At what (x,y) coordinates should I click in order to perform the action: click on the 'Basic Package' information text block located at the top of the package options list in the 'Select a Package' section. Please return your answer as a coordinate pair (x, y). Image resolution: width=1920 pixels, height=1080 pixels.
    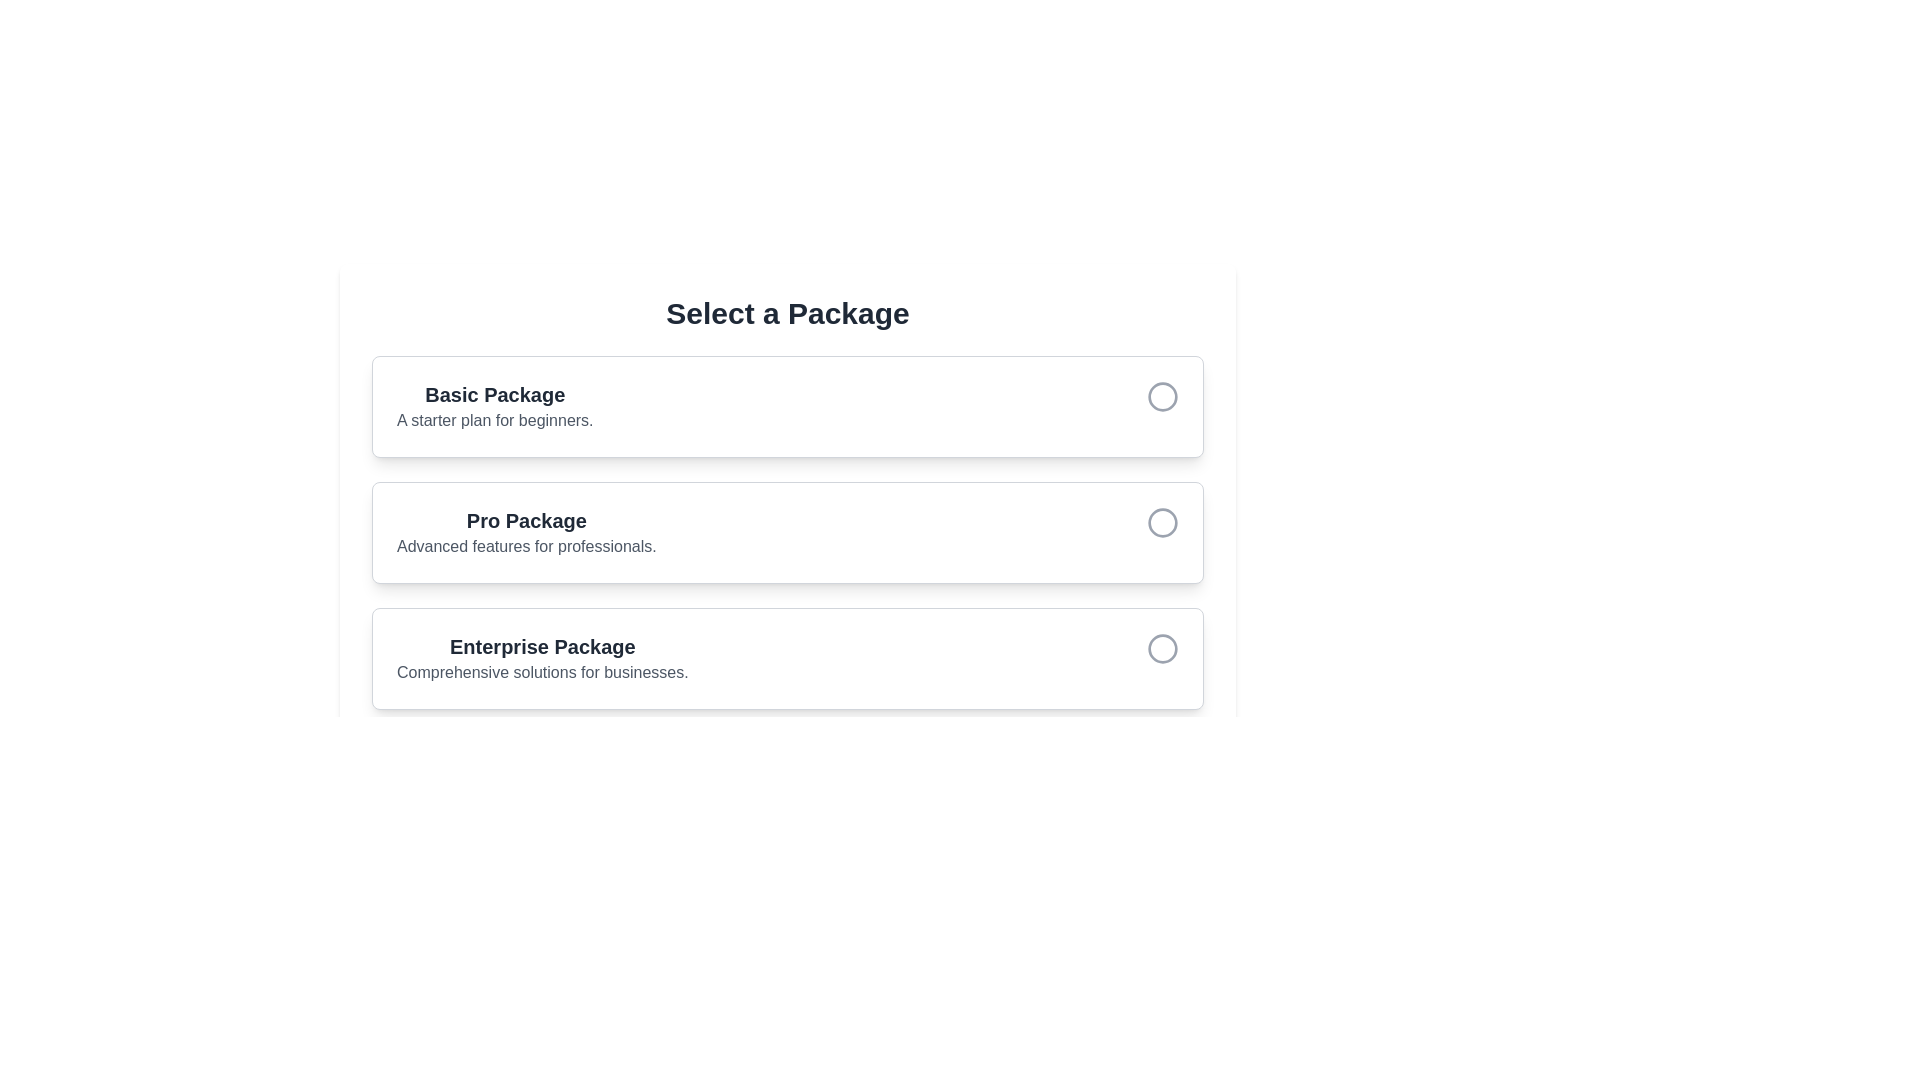
    Looking at the image, I should click on (495, 406).